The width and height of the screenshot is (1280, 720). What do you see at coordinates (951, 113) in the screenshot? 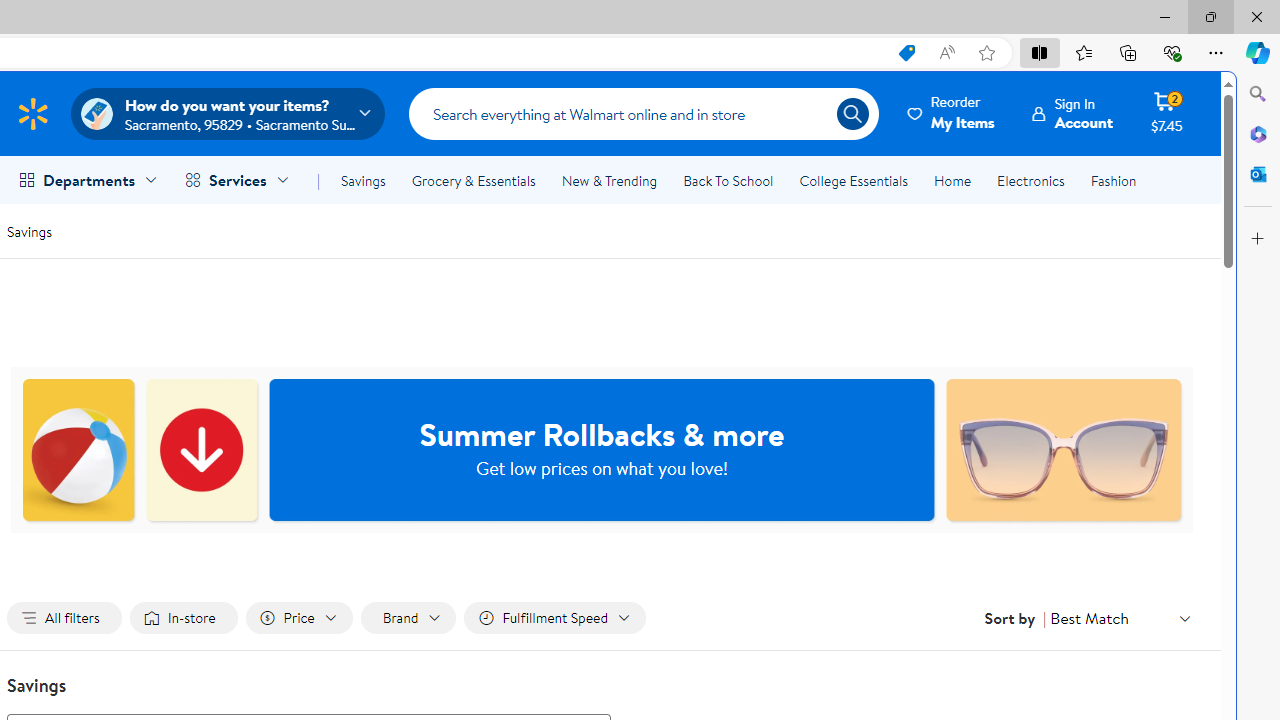
I see `'Reorder My Items'` at bounding box center [951, 113].